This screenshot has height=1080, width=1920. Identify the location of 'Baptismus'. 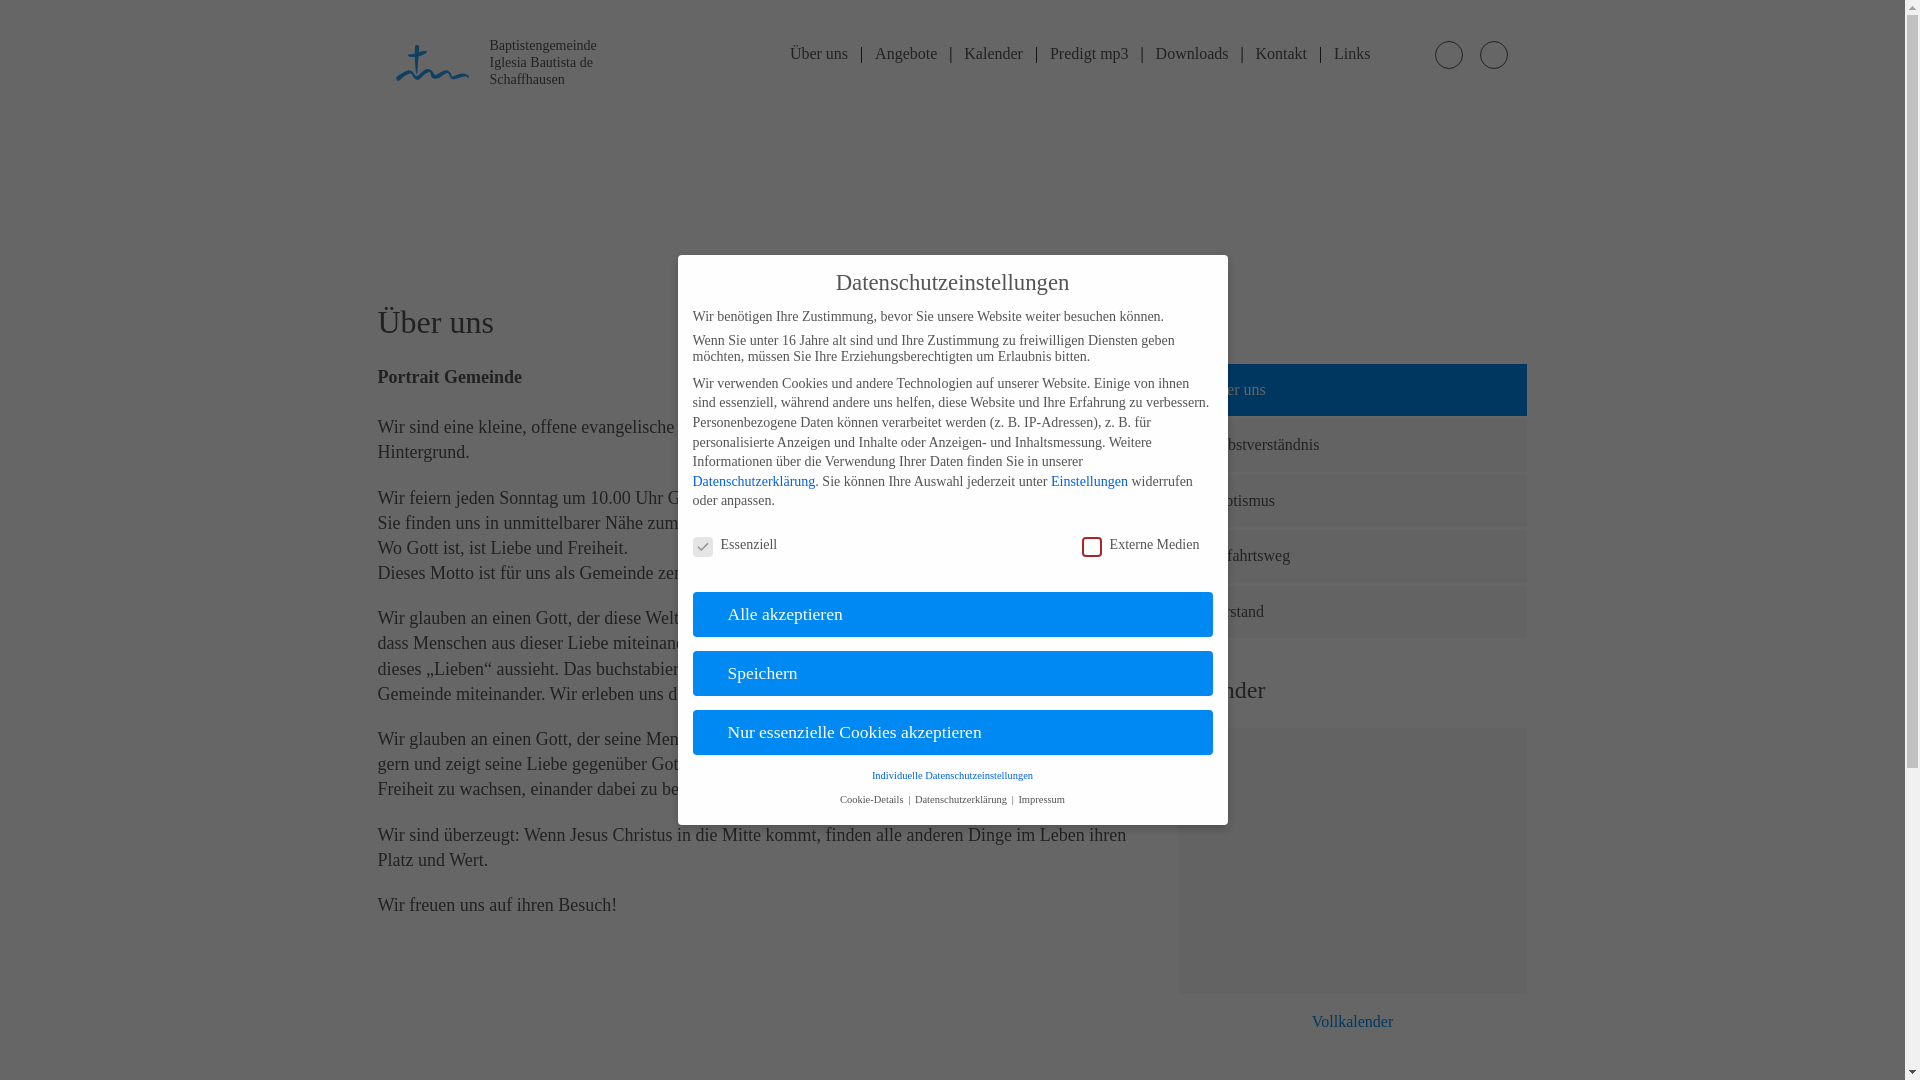
(1177, 500).